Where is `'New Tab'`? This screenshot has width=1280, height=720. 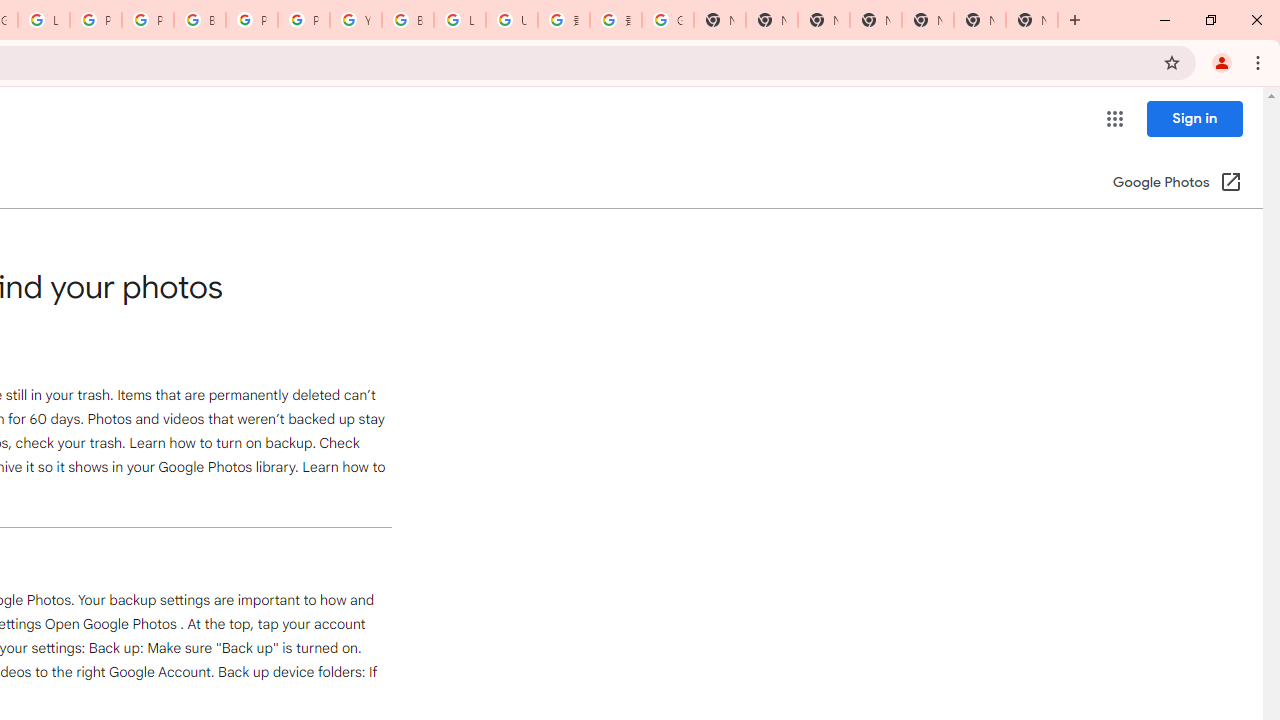
'New Tab' is located at coordinates (1032, 20).